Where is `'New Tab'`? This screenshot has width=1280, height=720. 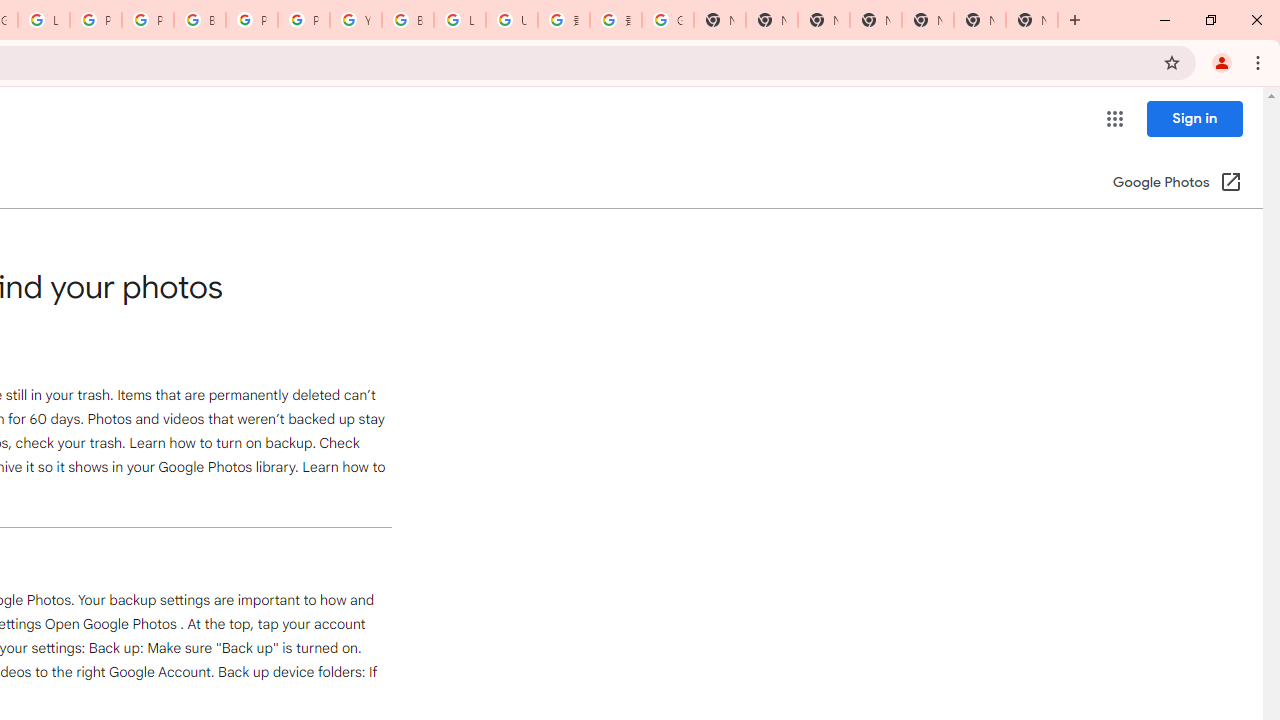
'New Tab' is located at coordinates (1032, 20).